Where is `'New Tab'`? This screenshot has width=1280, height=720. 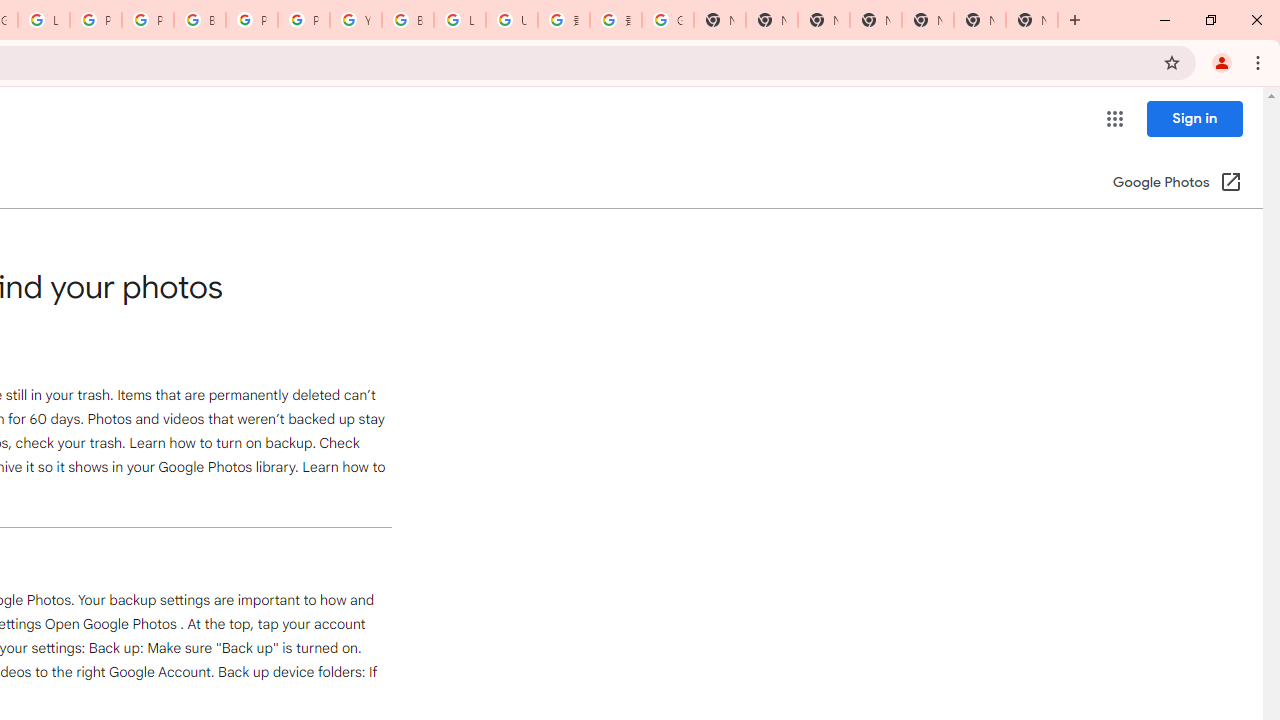
'New Tab' is located at coordinates (1032, 20).